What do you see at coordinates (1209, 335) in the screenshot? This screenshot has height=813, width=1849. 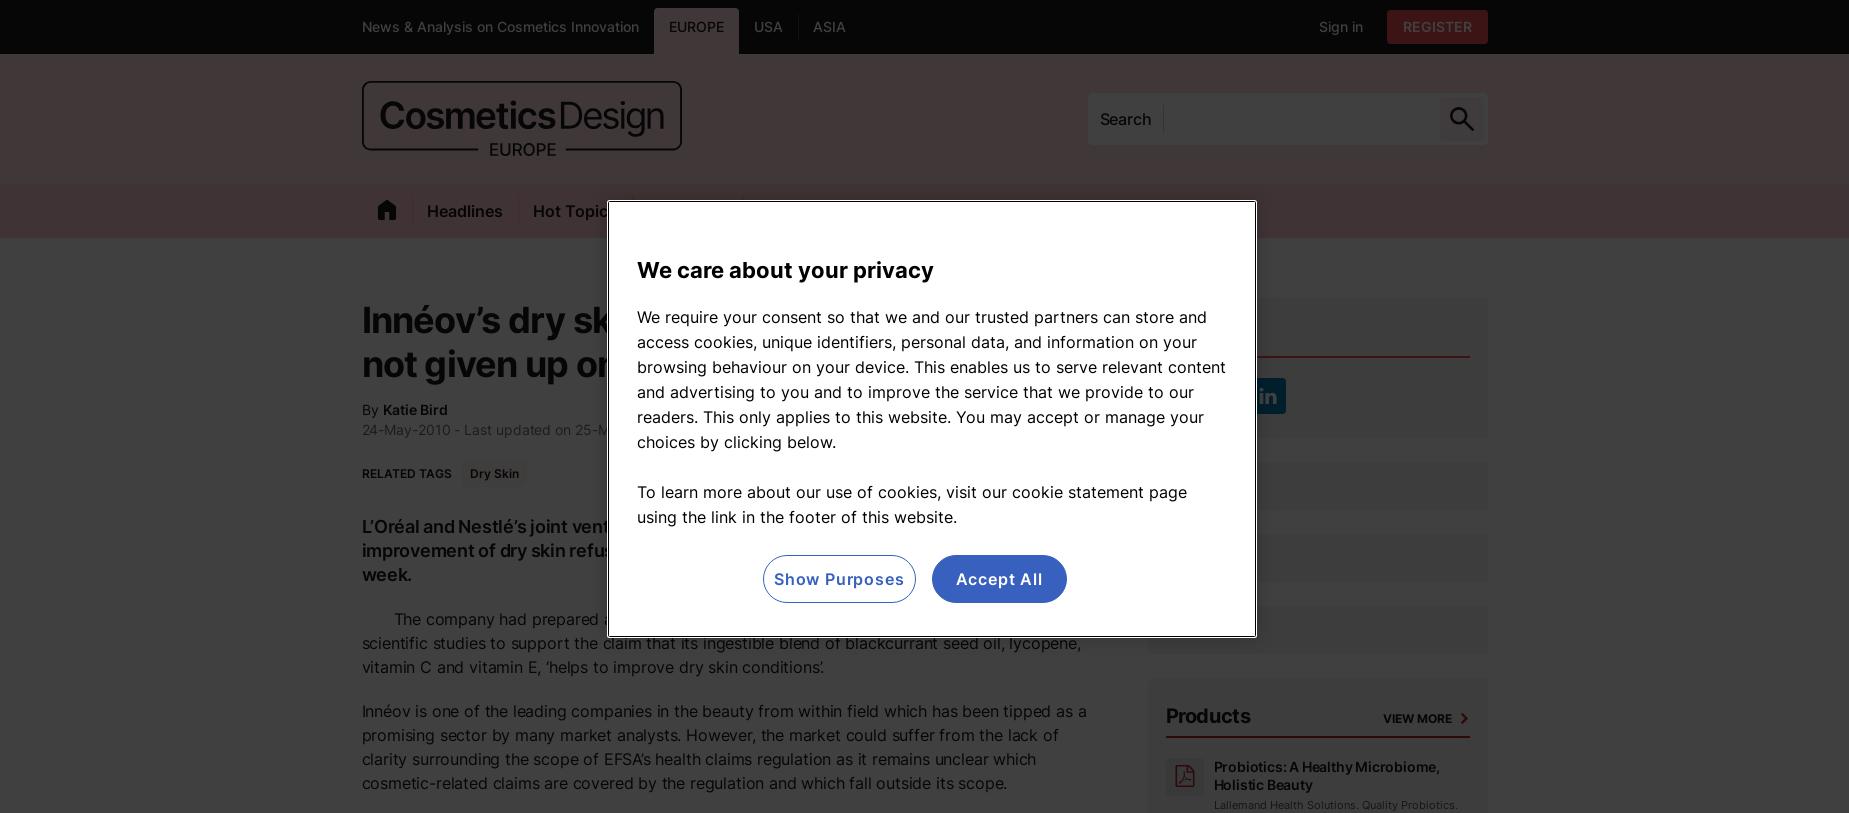 I see `'Follow us'` at bounding box center [1209, 335].